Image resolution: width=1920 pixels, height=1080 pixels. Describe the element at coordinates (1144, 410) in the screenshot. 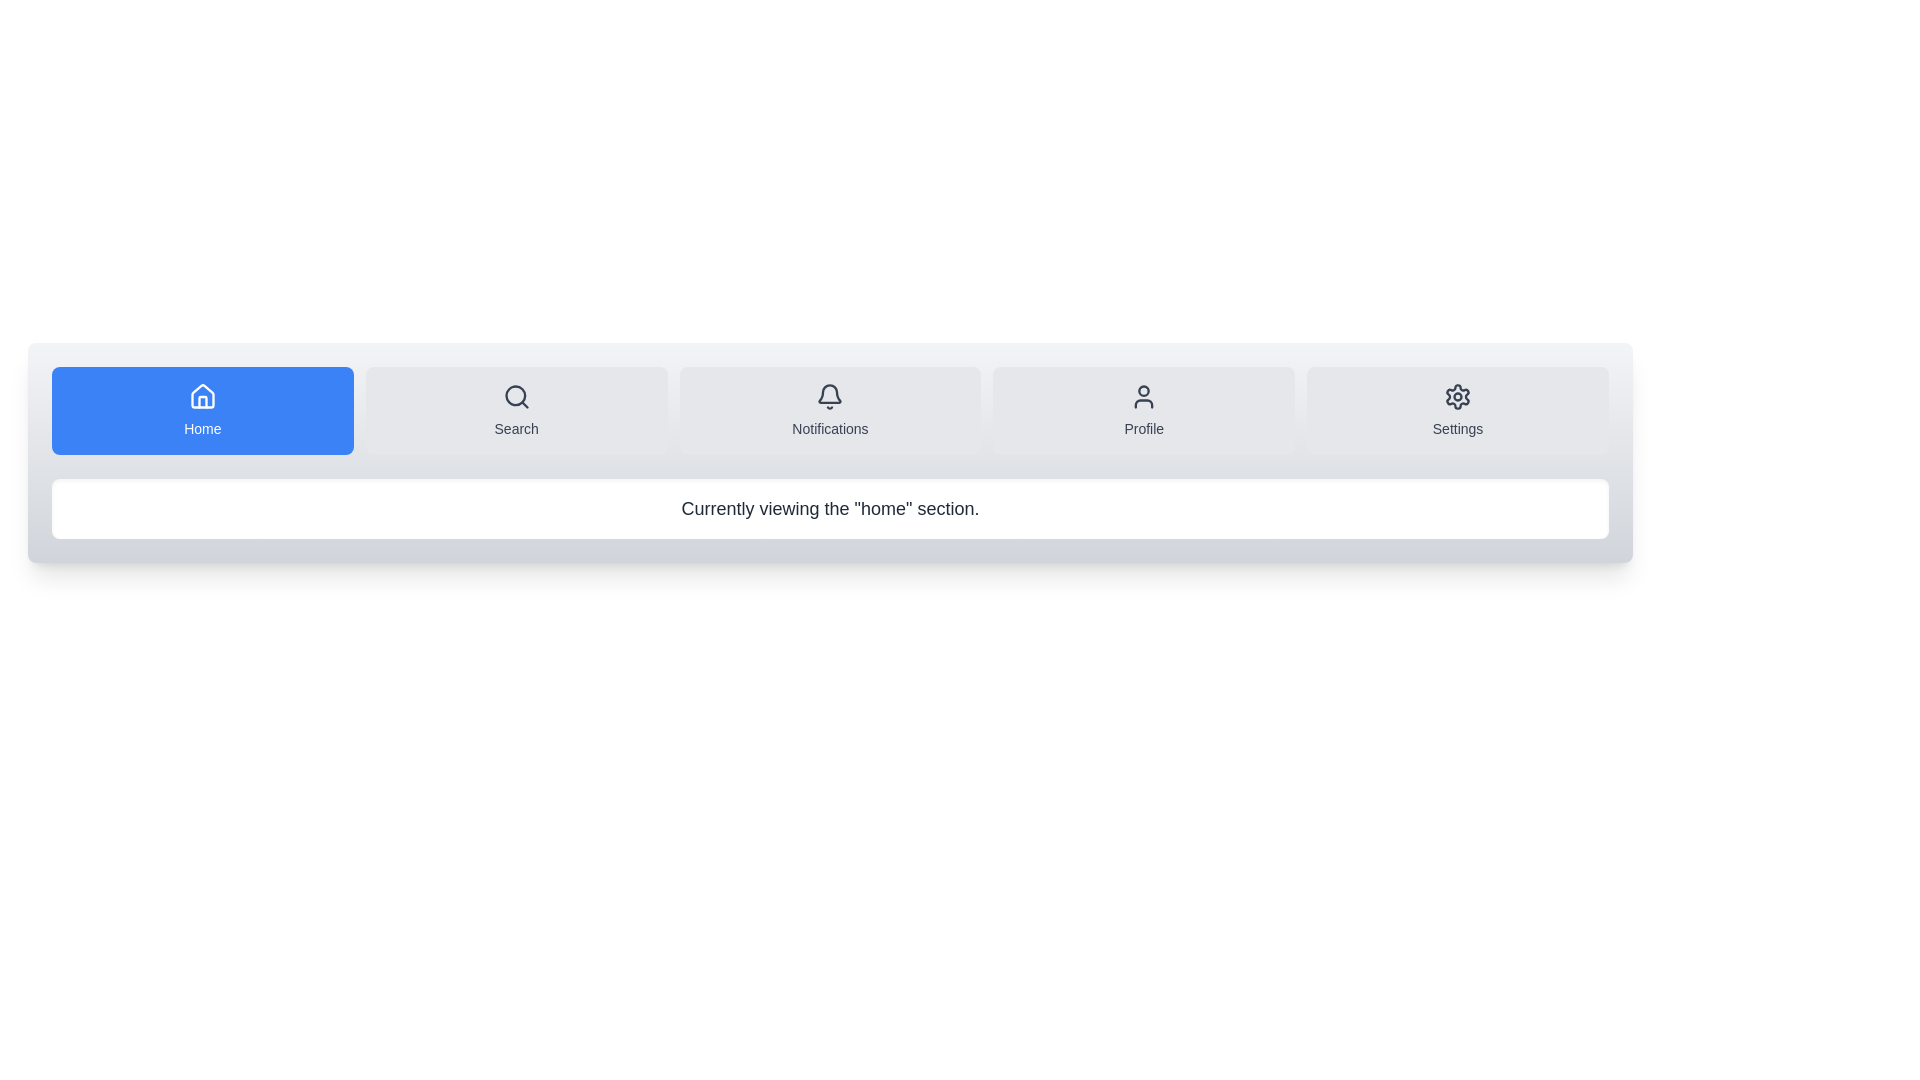

I see `the 'Profile' button in the navigation bar` at that location.